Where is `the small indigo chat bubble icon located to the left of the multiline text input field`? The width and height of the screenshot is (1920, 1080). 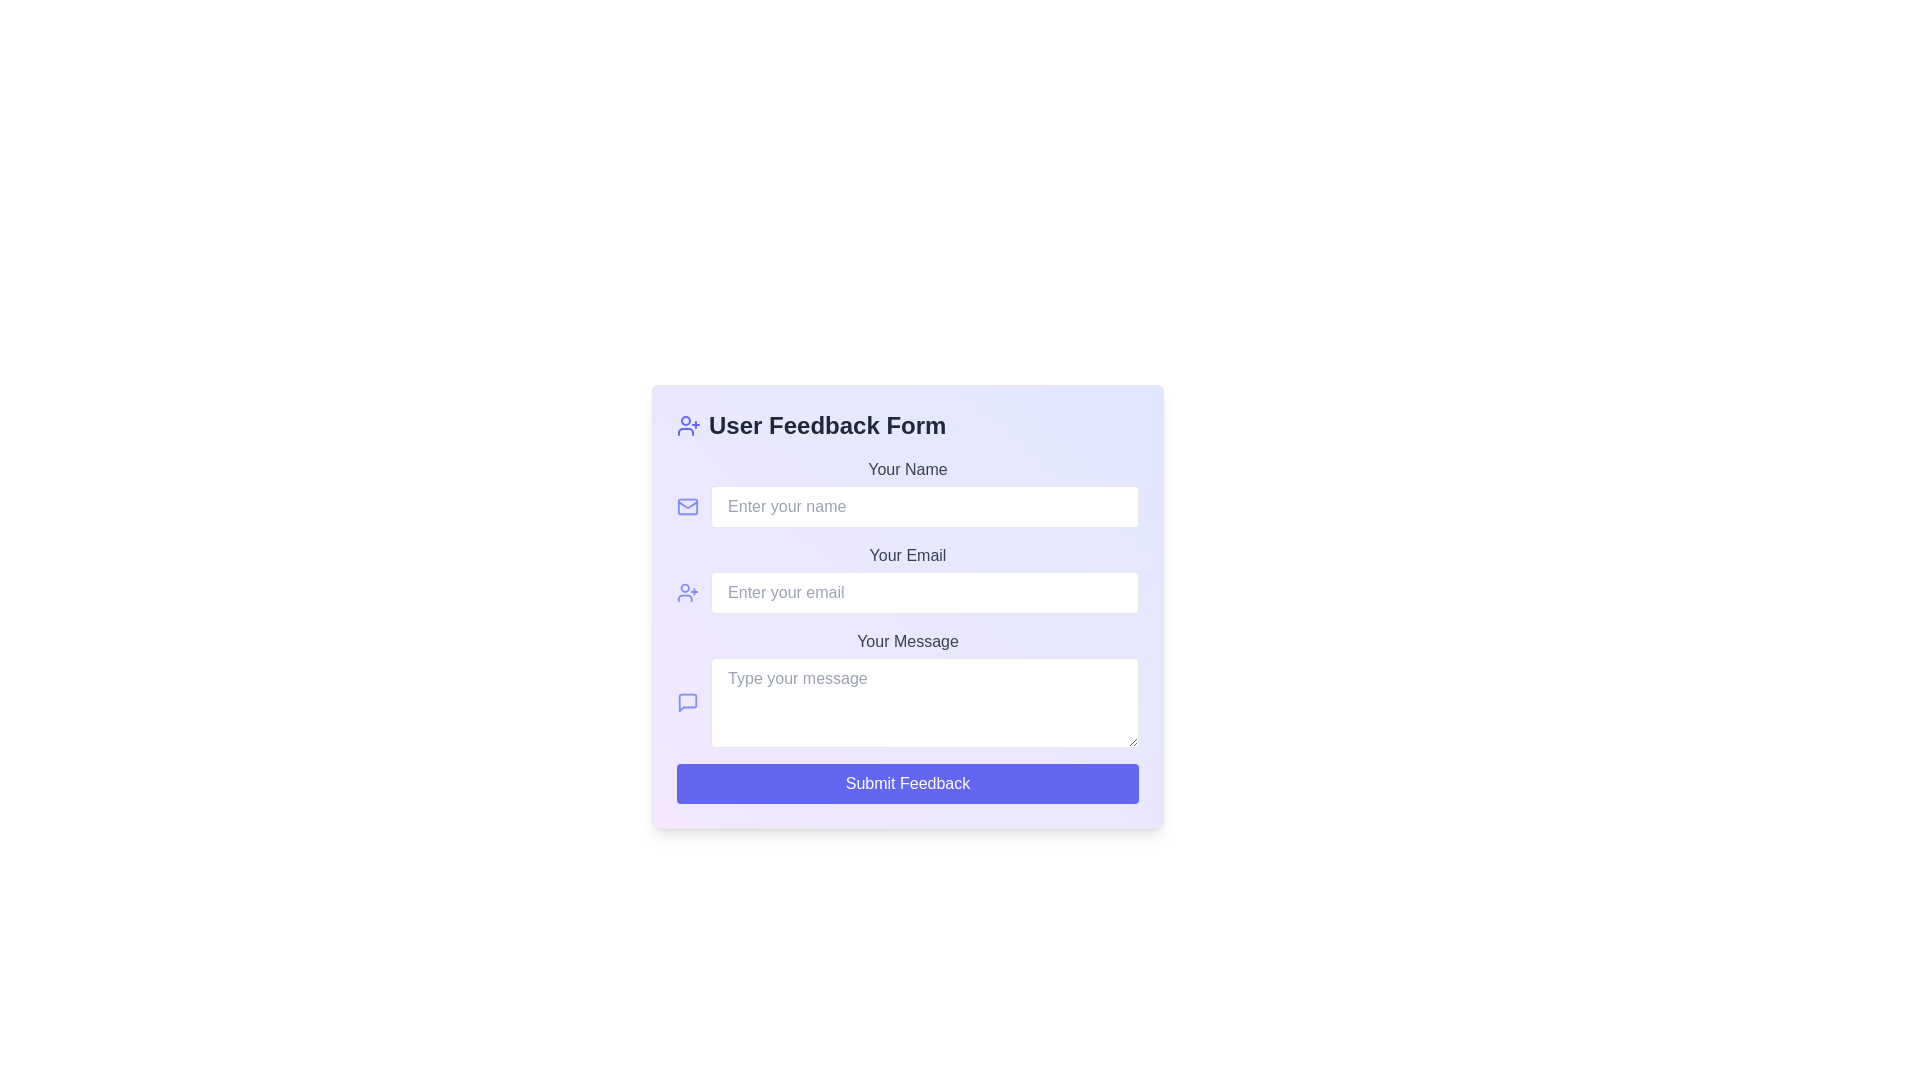 the small indigo chat bubble icon located to the left of the multiline text input field is located at coordinates (688, 701).